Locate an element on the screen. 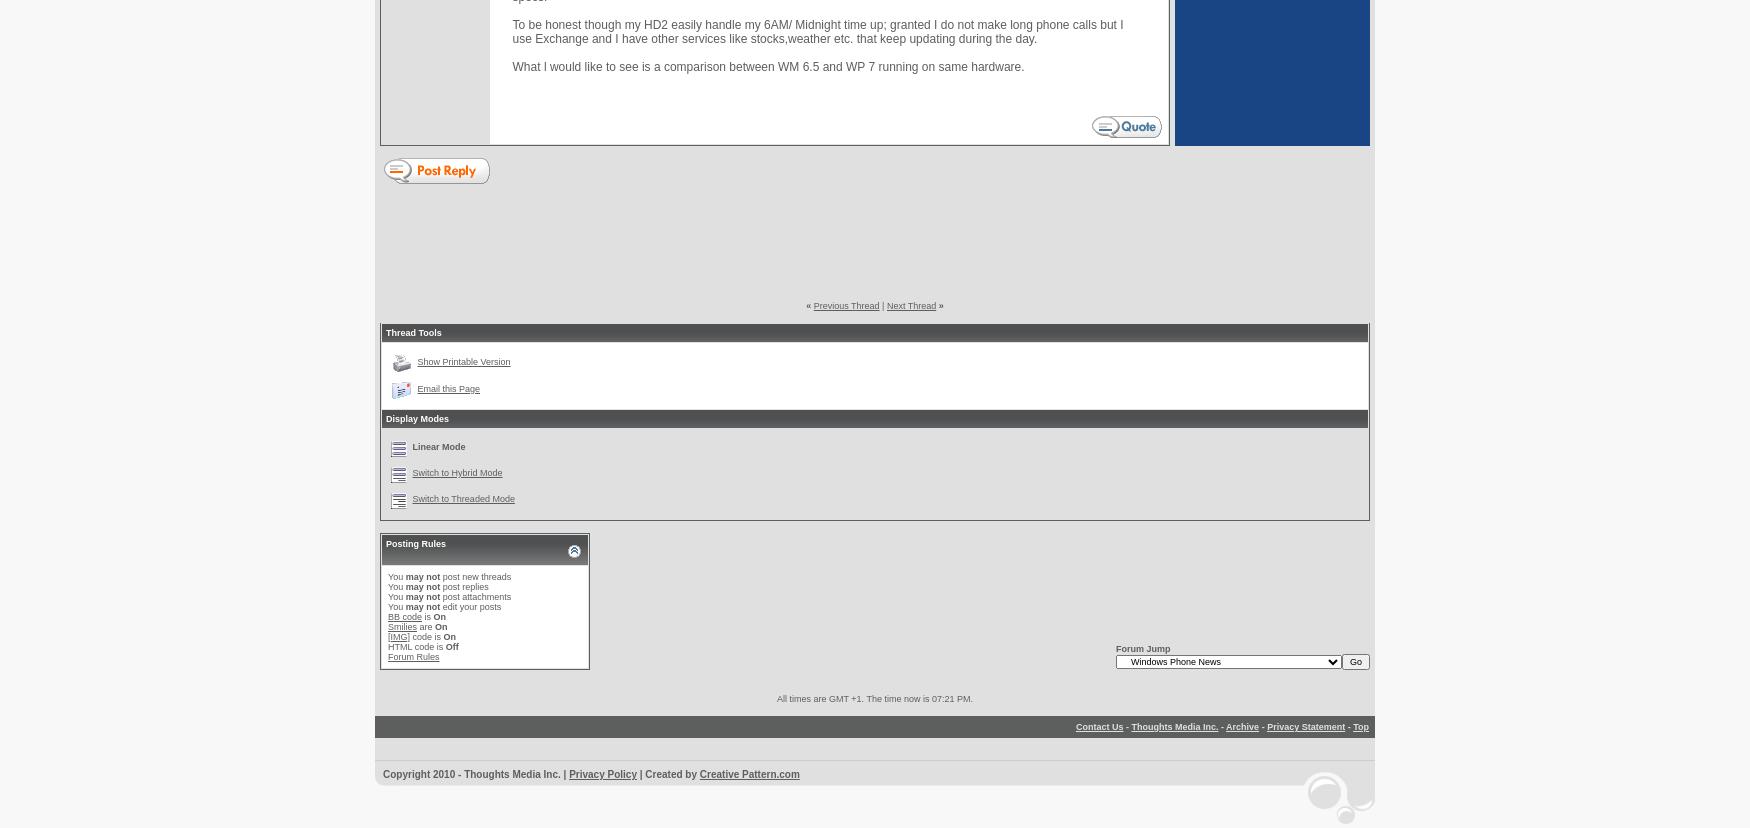  'edit your posts' is located at coordinates (439, 606).